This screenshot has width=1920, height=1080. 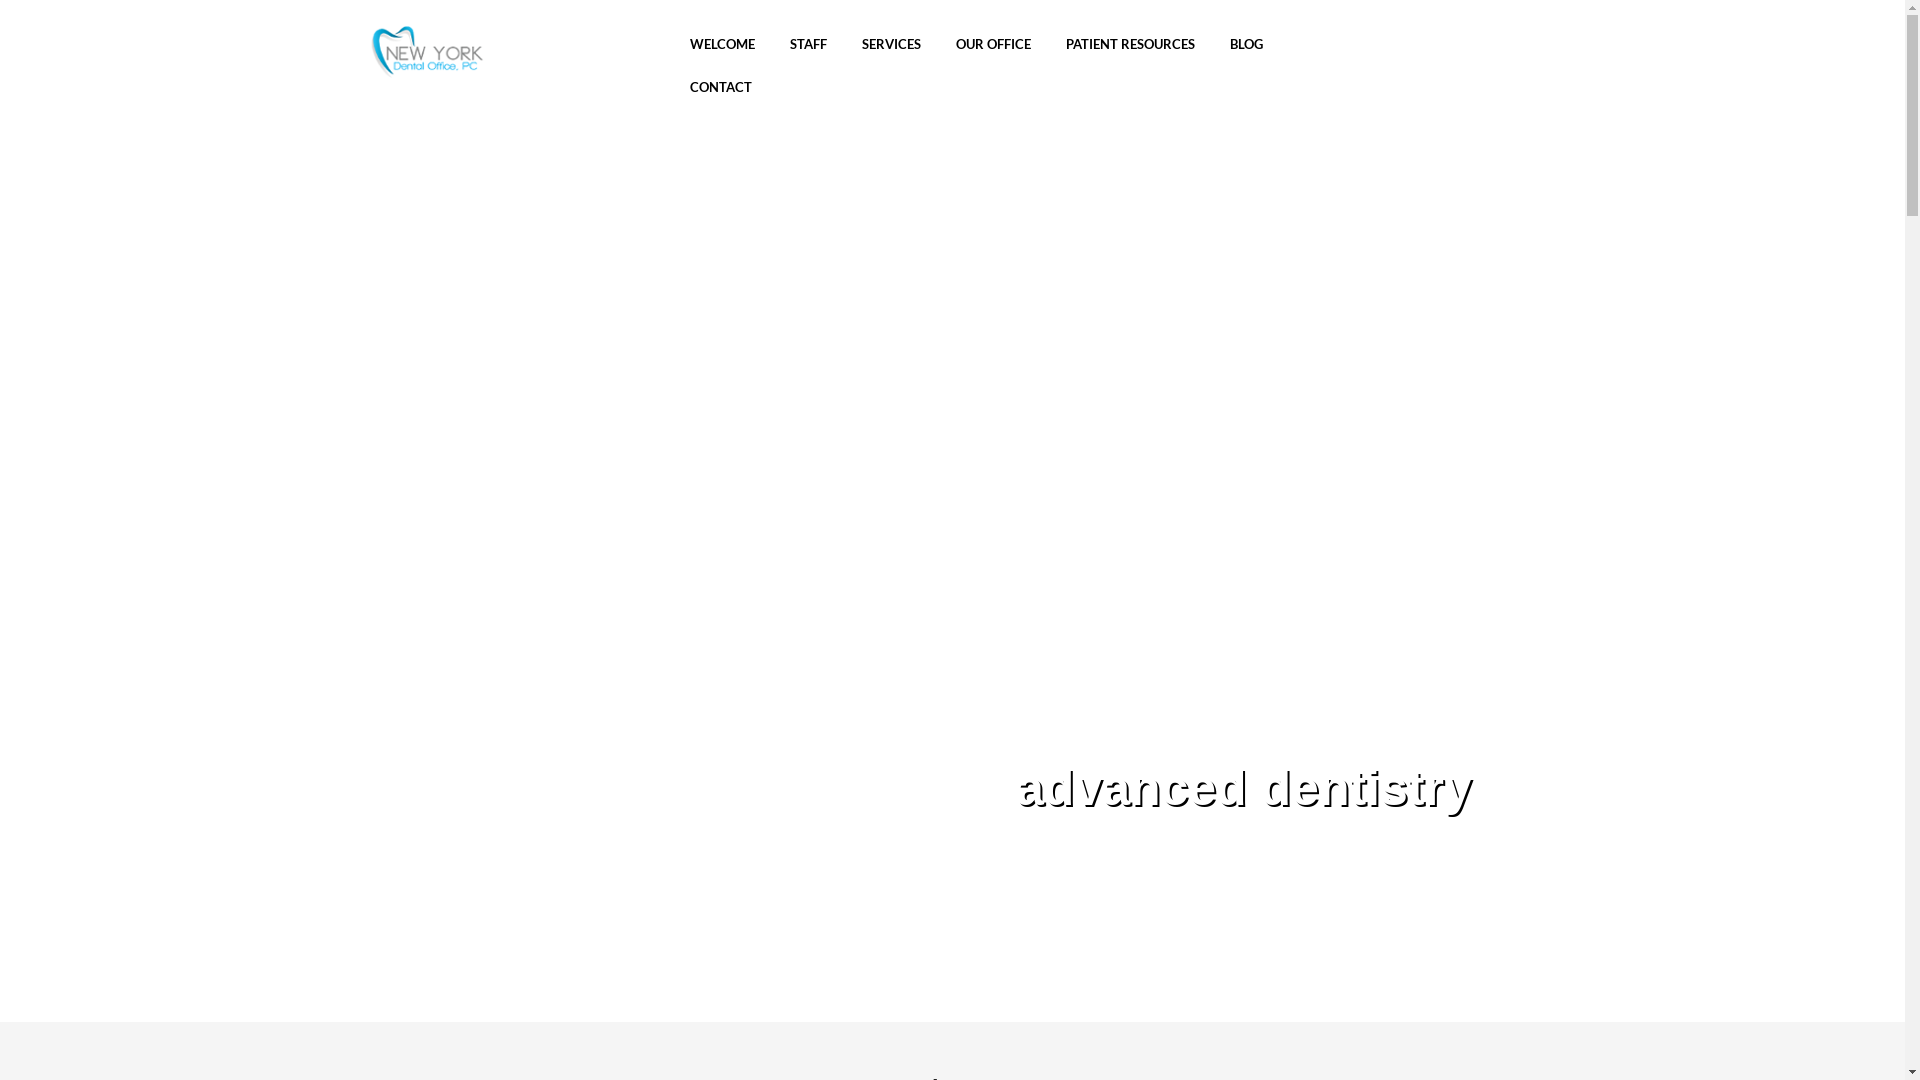 I want to click on 'WELCOME', so click(x=721, y=45).